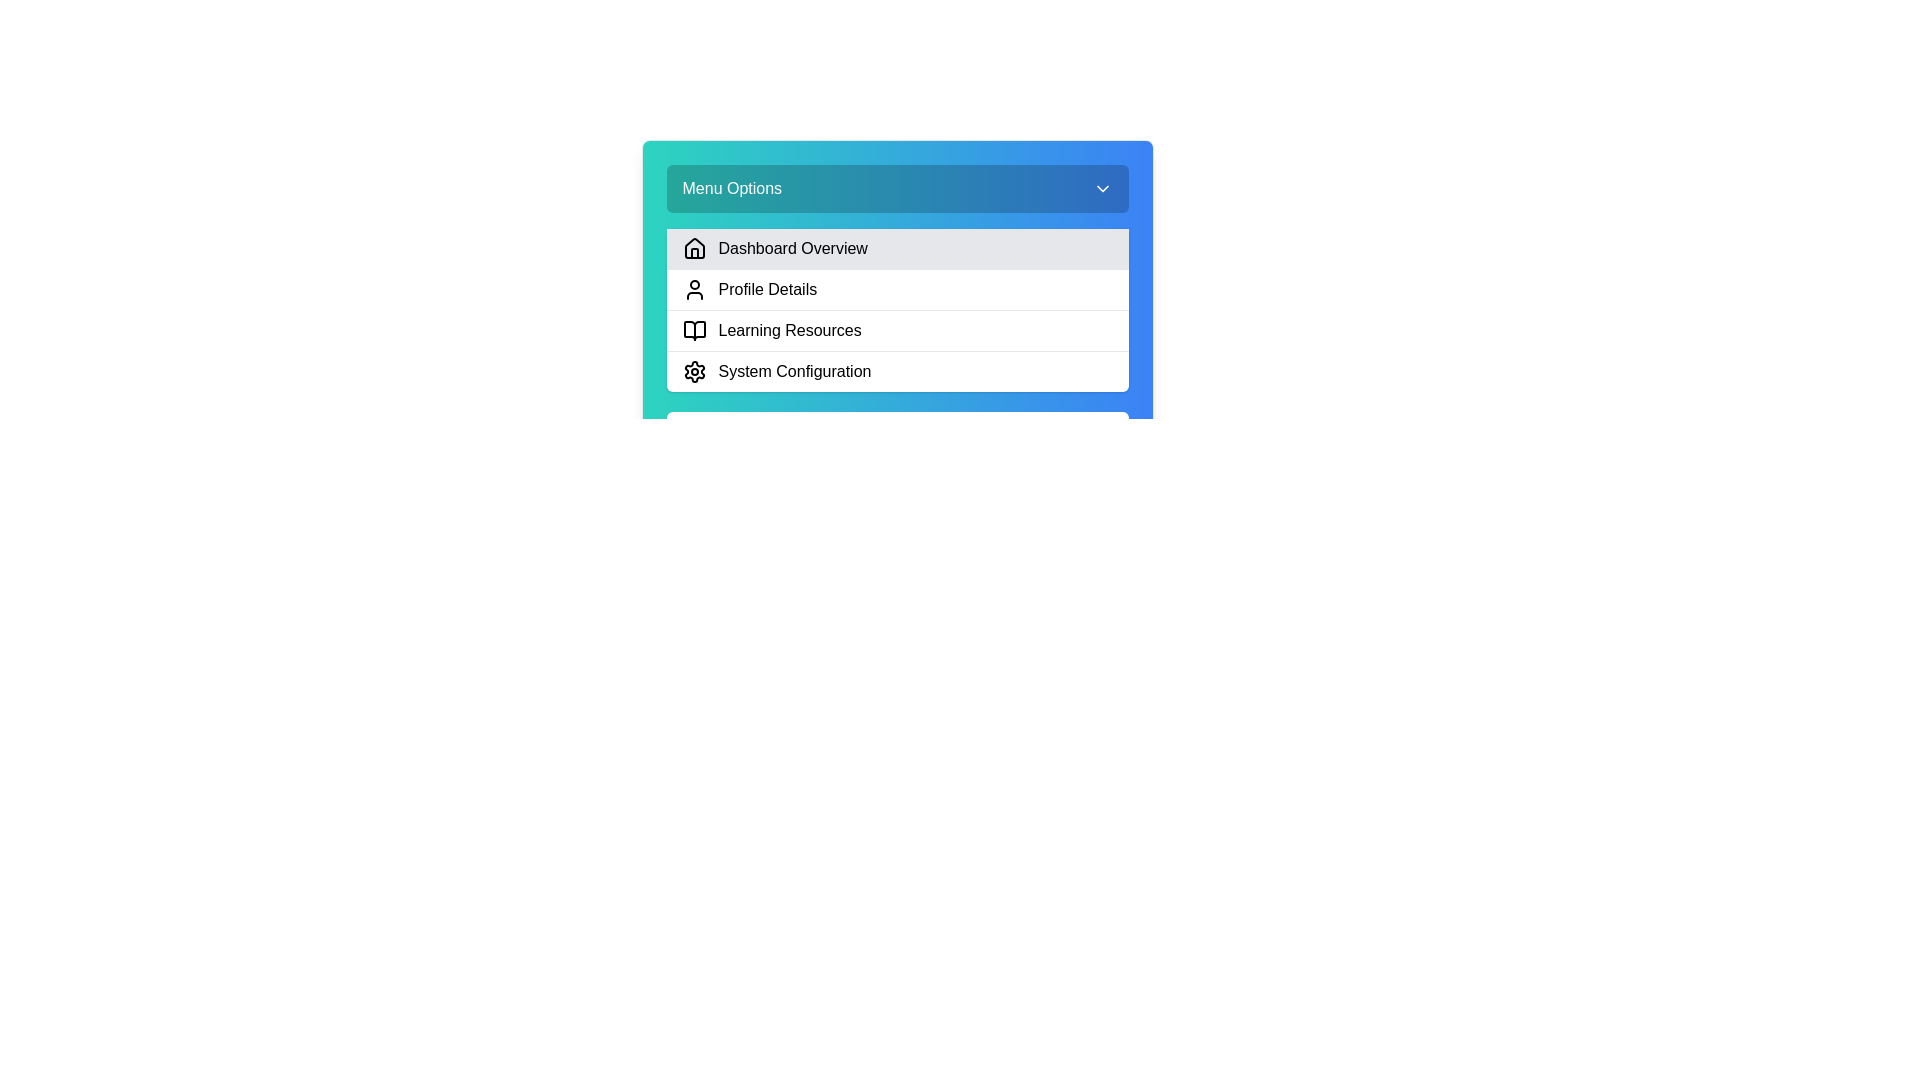  What do you see at coordinates (694, 371) in the screenshot?
I see `the gear icon, which signifies system settings` at bounding box center [694, 371].